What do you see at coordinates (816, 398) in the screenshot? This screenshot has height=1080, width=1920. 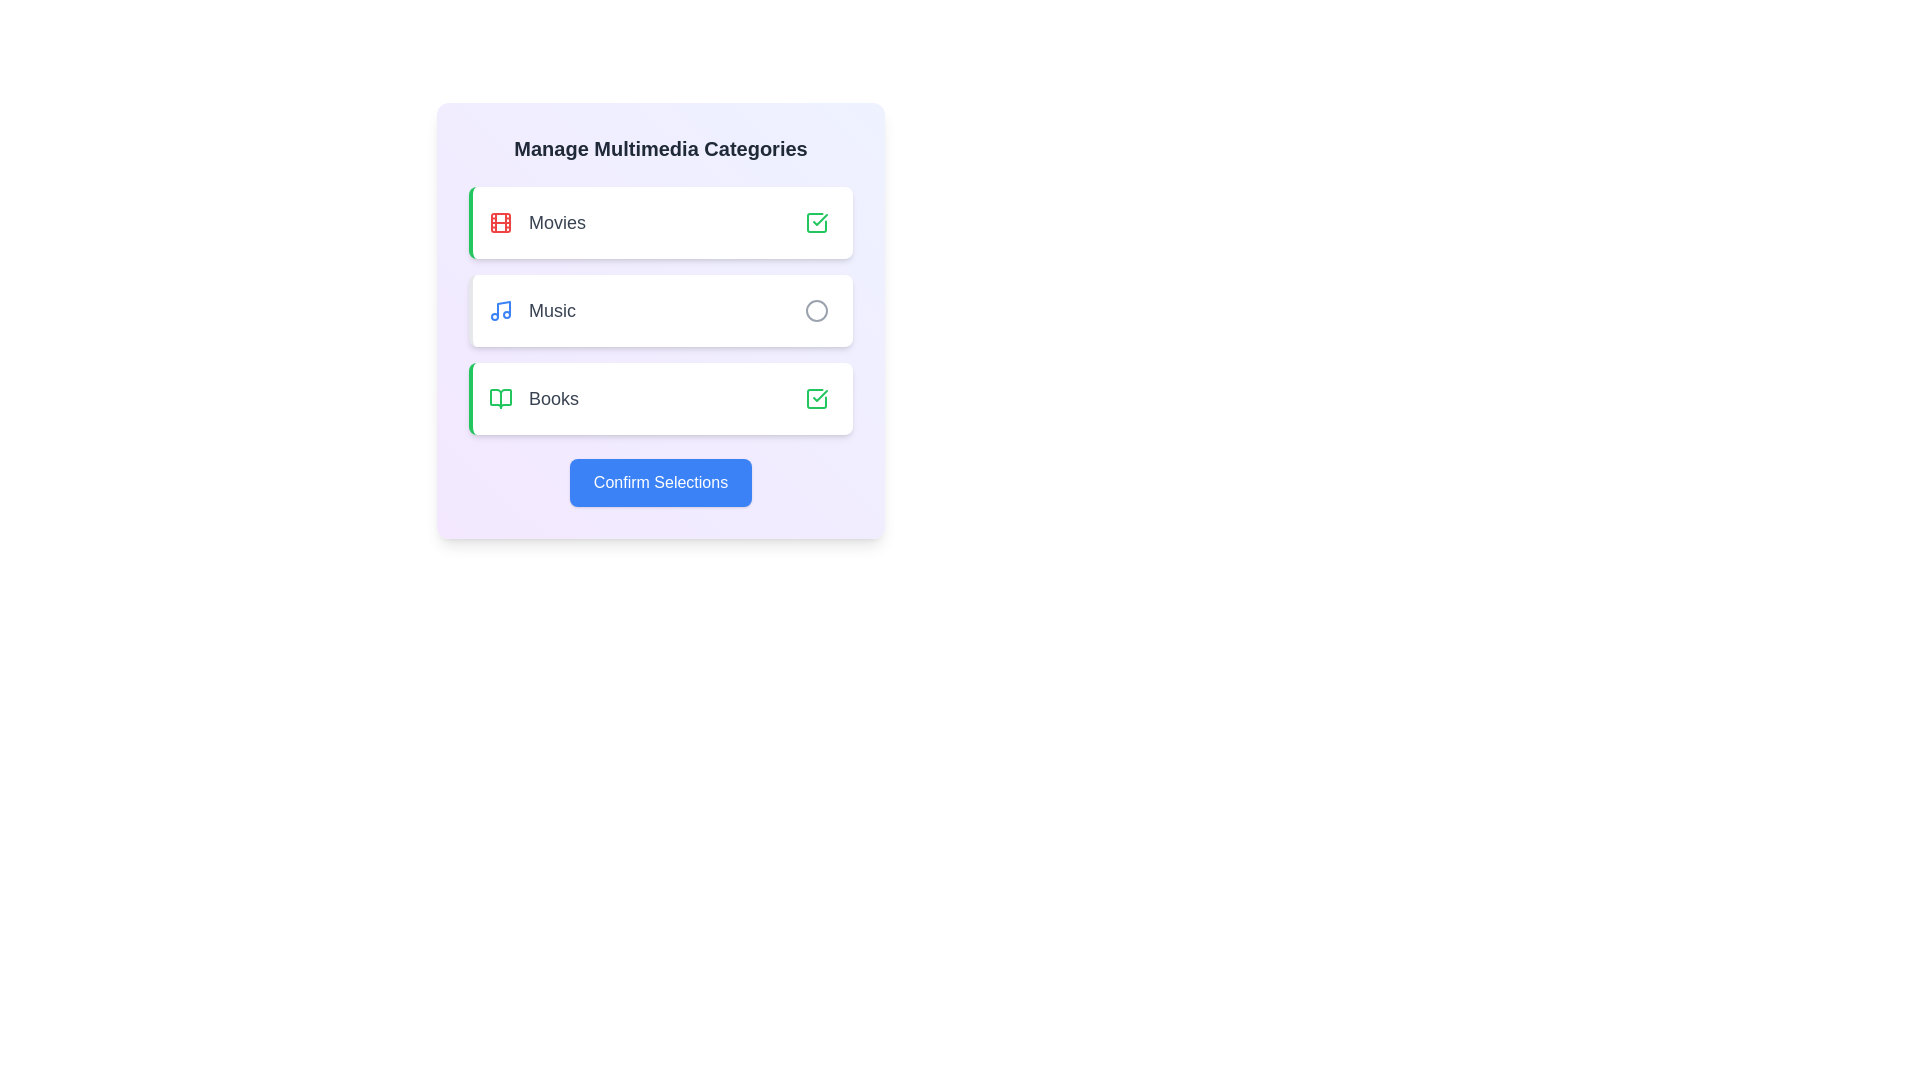 I see `the category Books by clicking its corresponding button` at bounding box center [816, 398].